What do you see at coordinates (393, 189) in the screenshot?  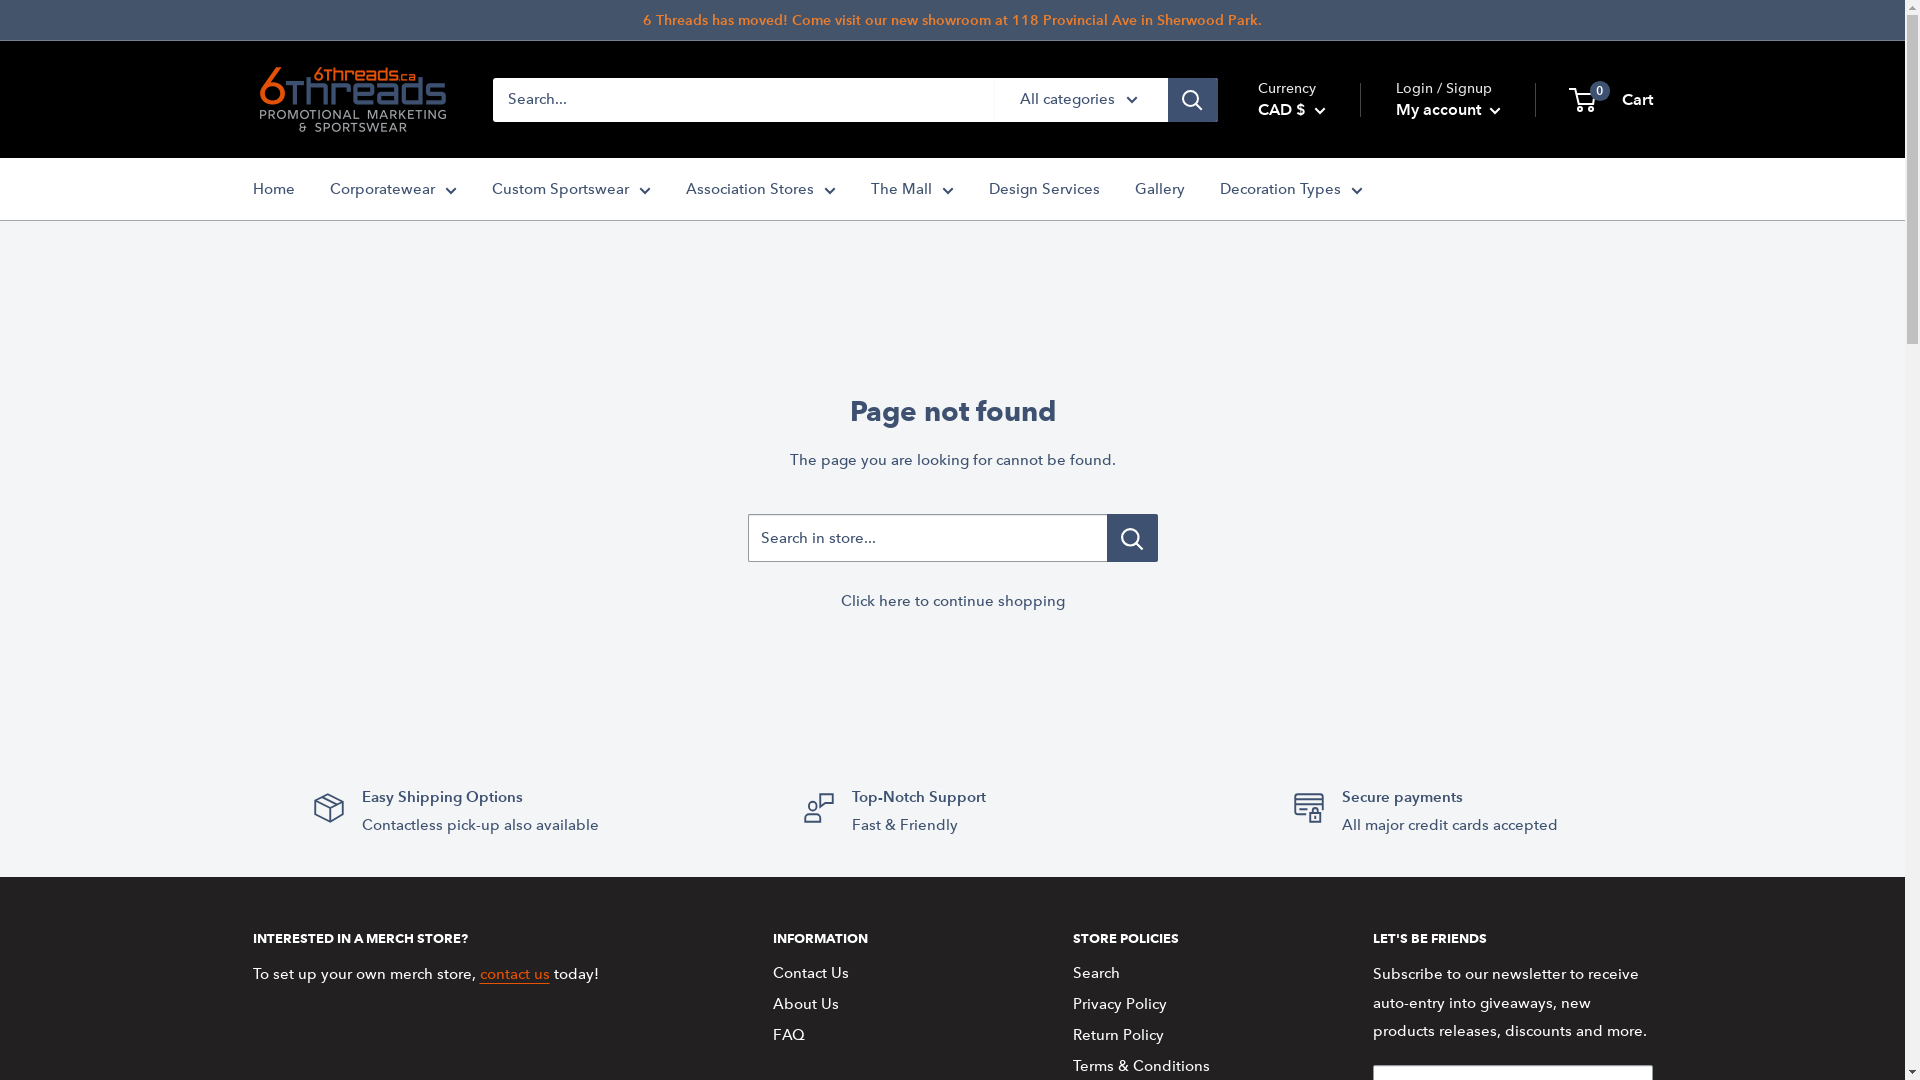 I see `'Corporatewear'` at bounding box center [393, 189].